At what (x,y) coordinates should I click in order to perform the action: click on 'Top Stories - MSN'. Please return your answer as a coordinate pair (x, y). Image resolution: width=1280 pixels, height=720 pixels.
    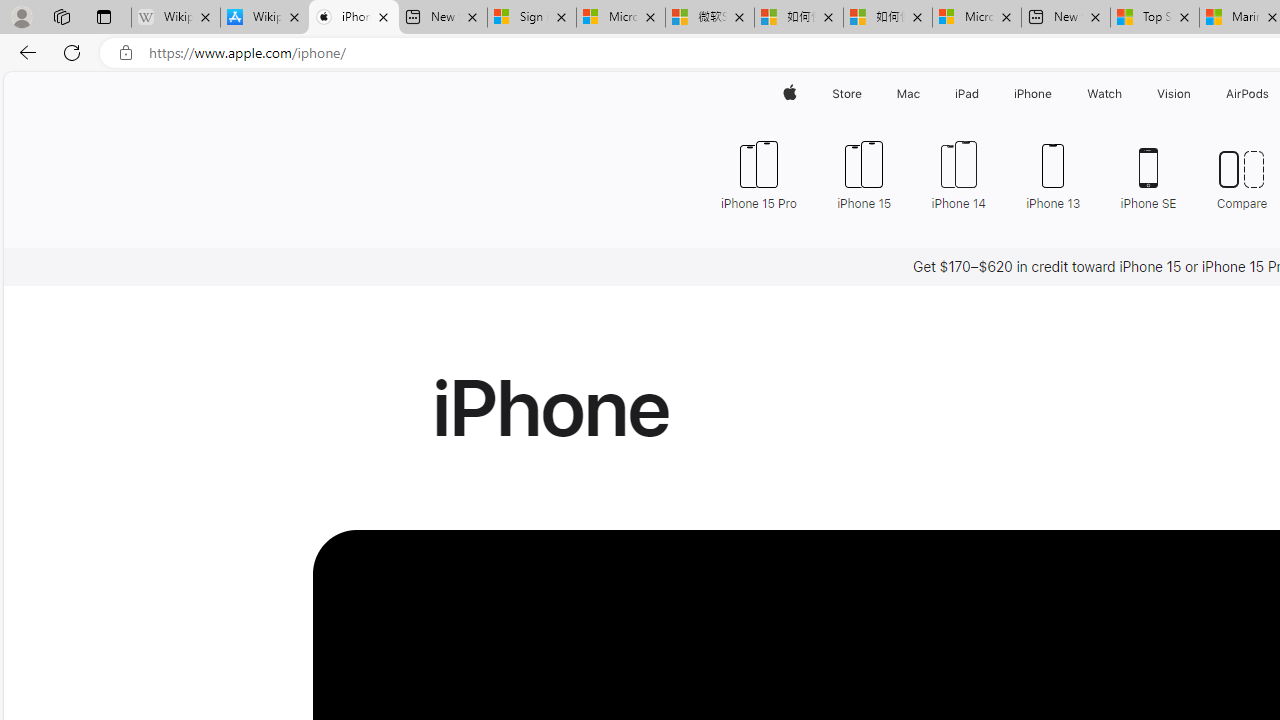
    Looking at the image, I should click on (1155, 17).